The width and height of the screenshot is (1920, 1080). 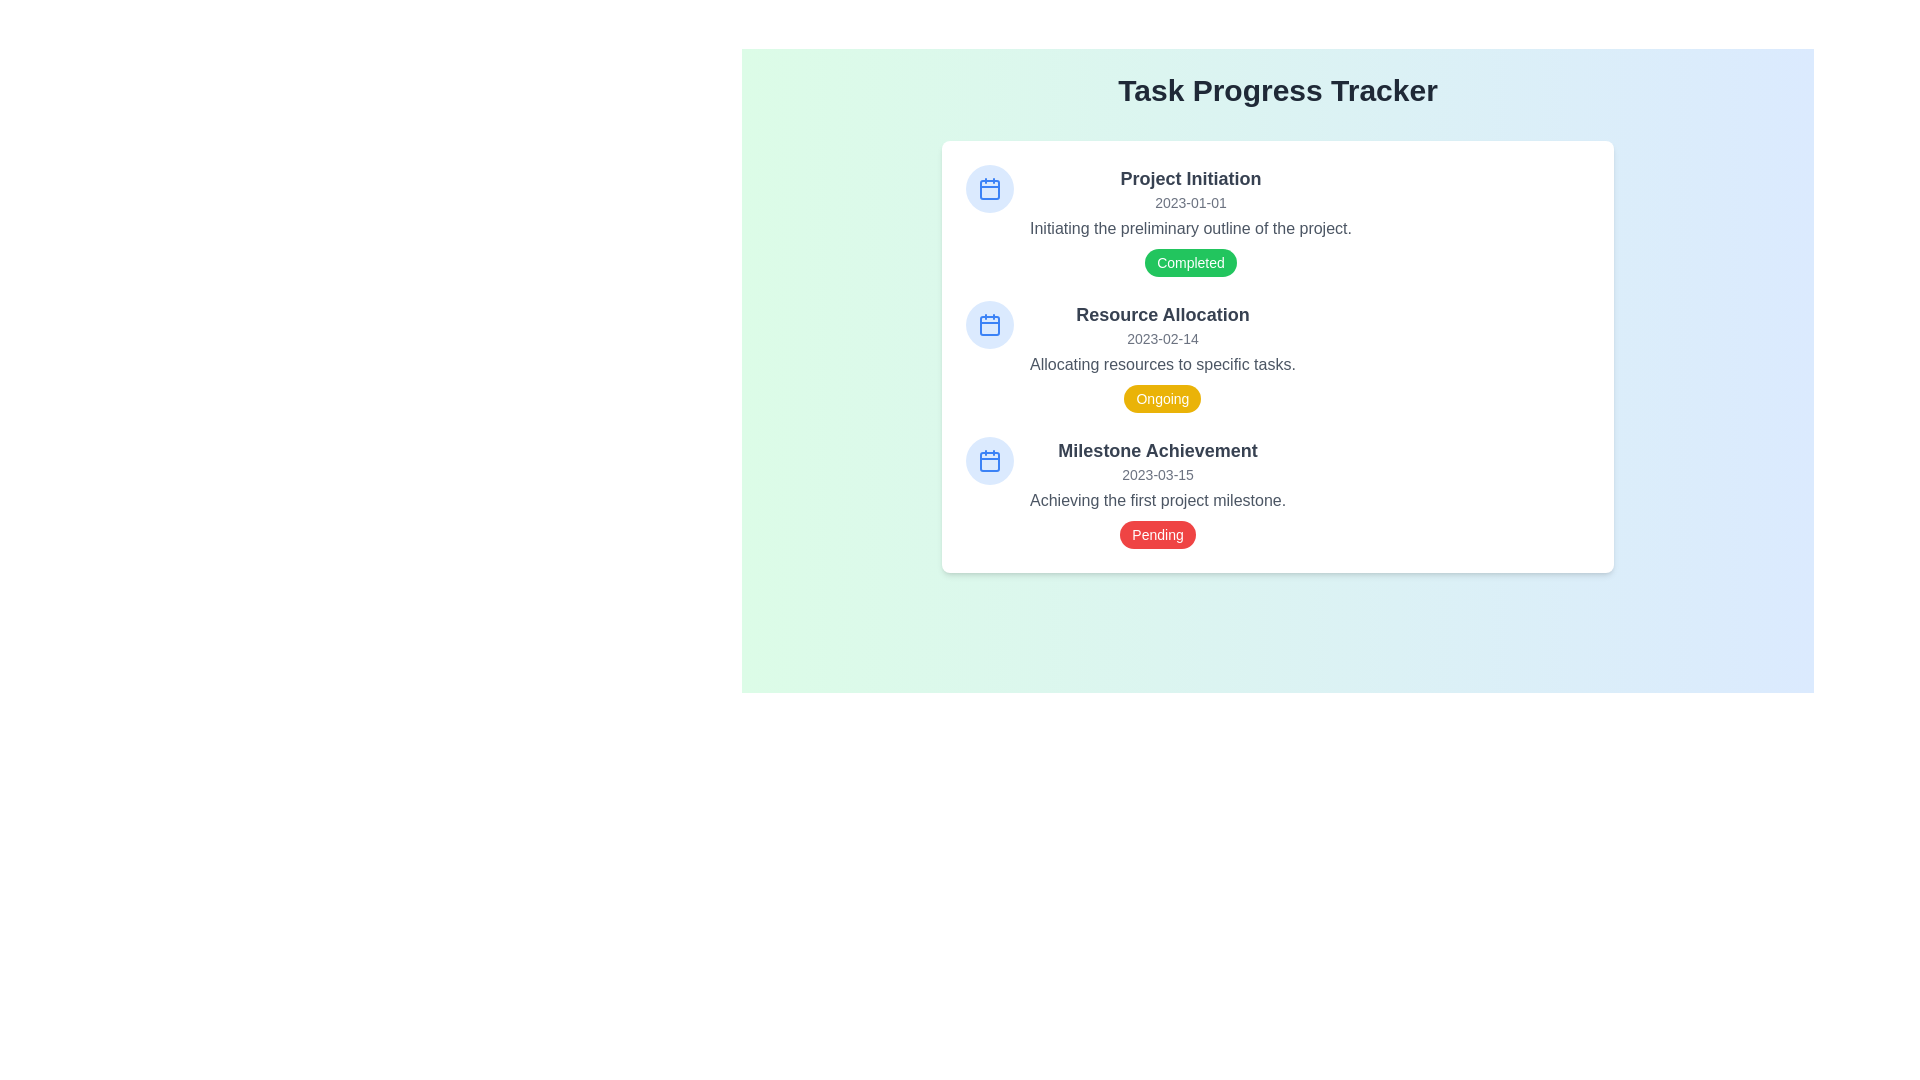 I want to click on the static text element displaying 'Resource Allocation', which is styled as a section or list heading in bold, dark gray font, located in the second row of a vertical task list, so click(x=1162, y=315).